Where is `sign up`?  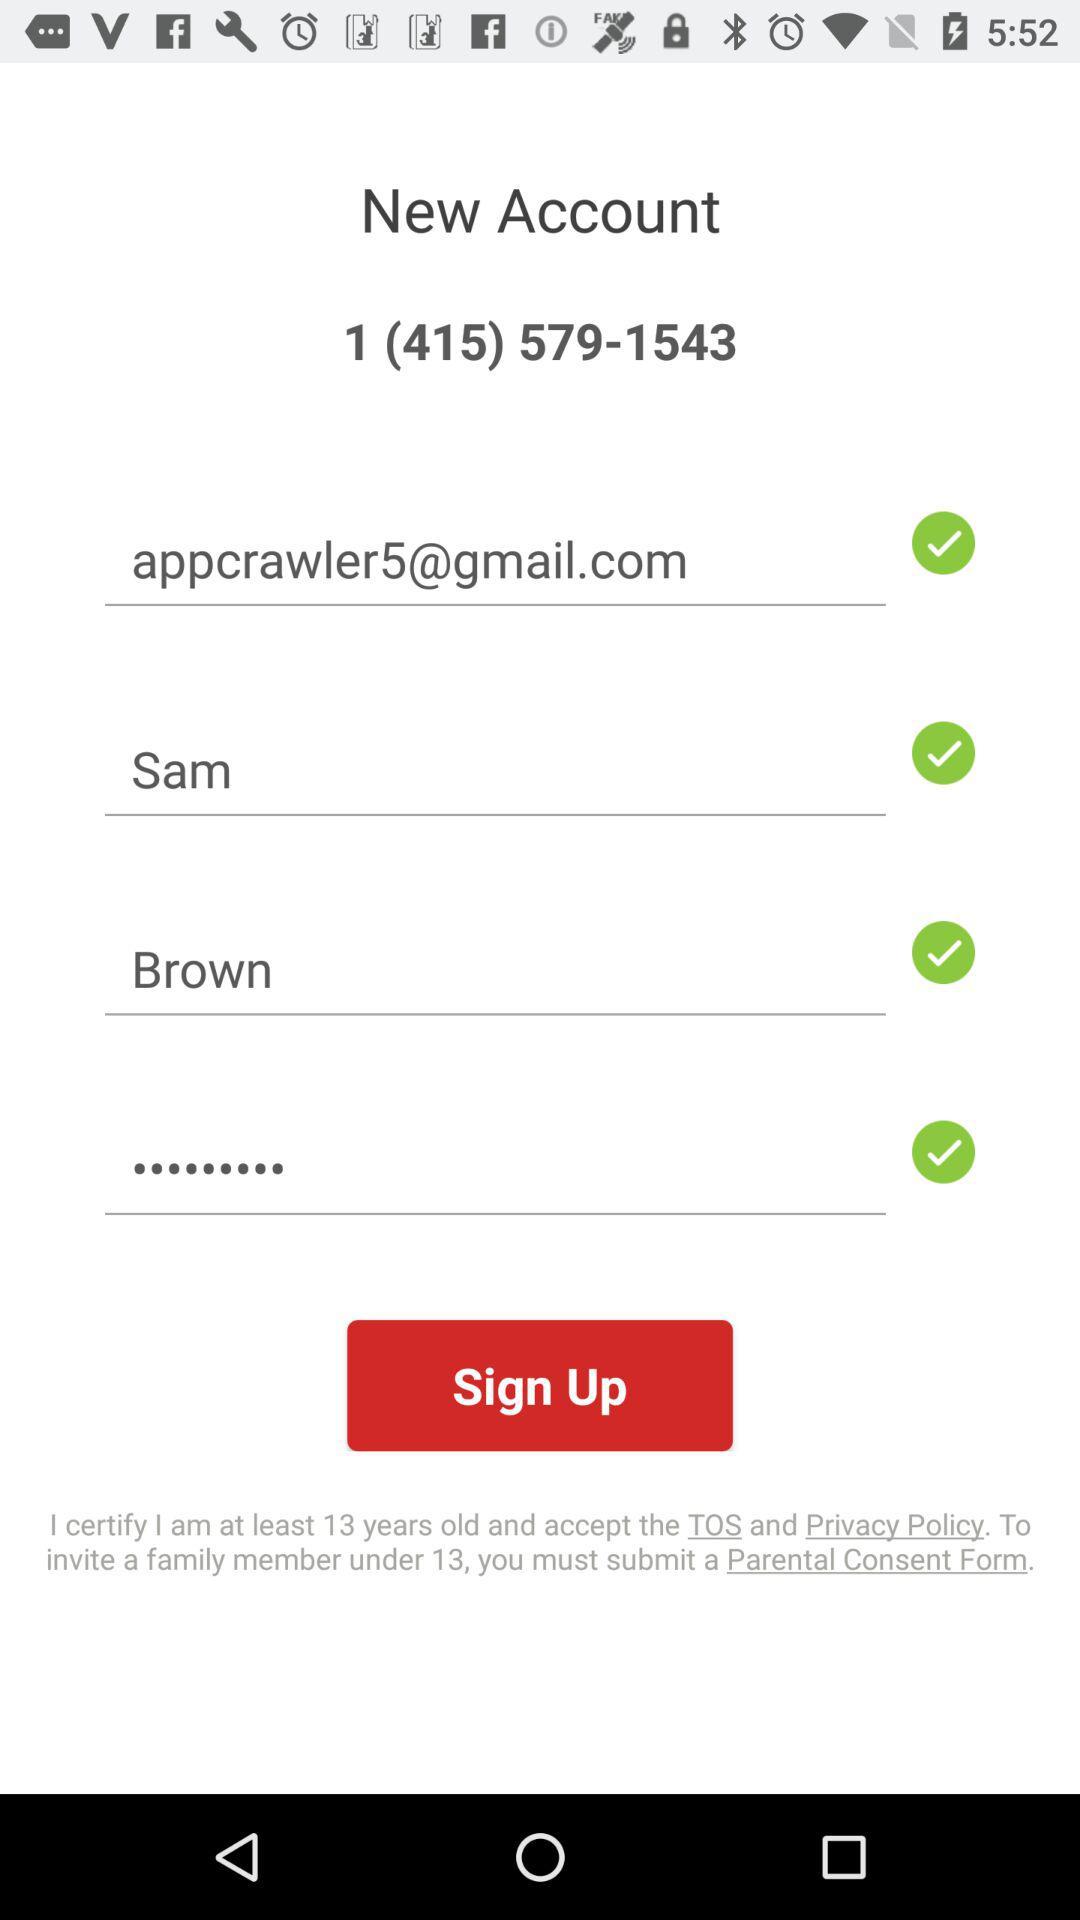
sign up is located at coordinates (540, 1384).